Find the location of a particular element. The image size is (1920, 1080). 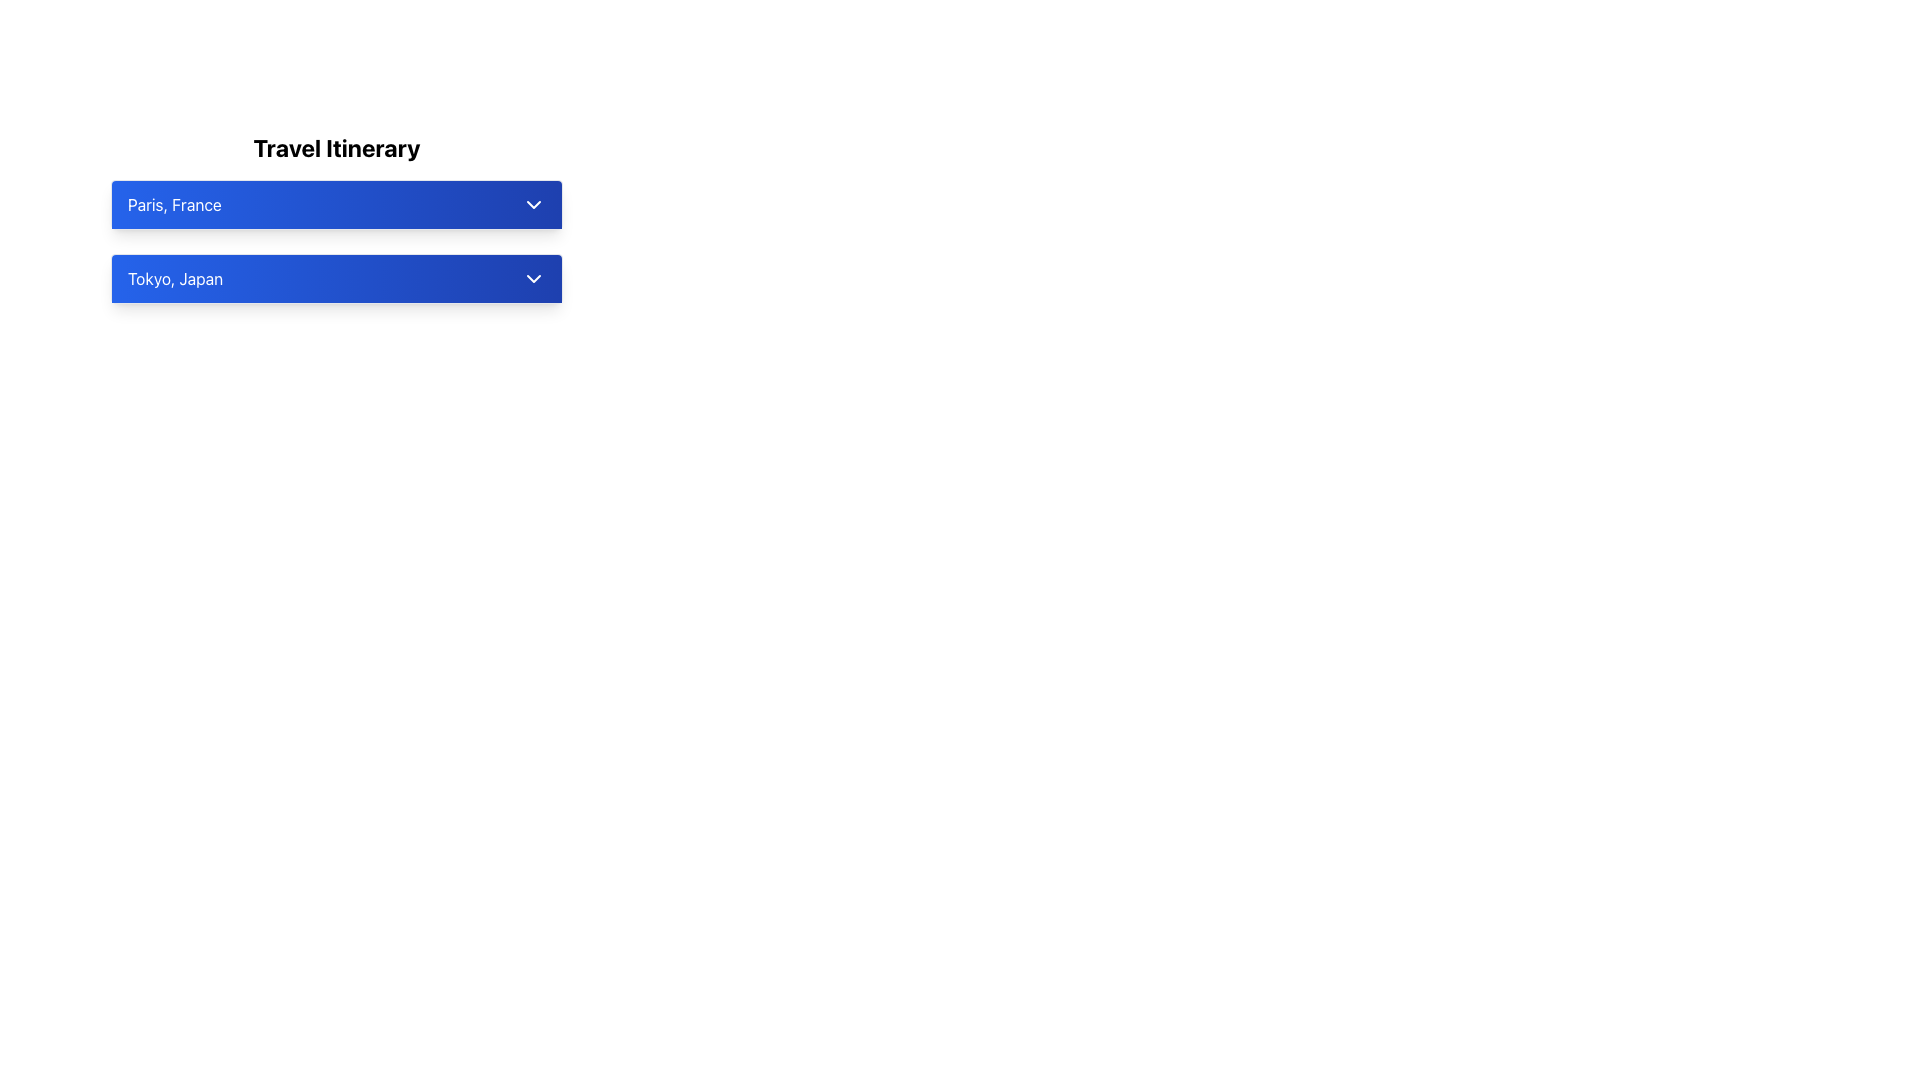

the label indicating the location 'Paris, France' within the travel itinerary interface, which is located on the top blue rectangular button of a vertical list is located at coordinates (174, 204).